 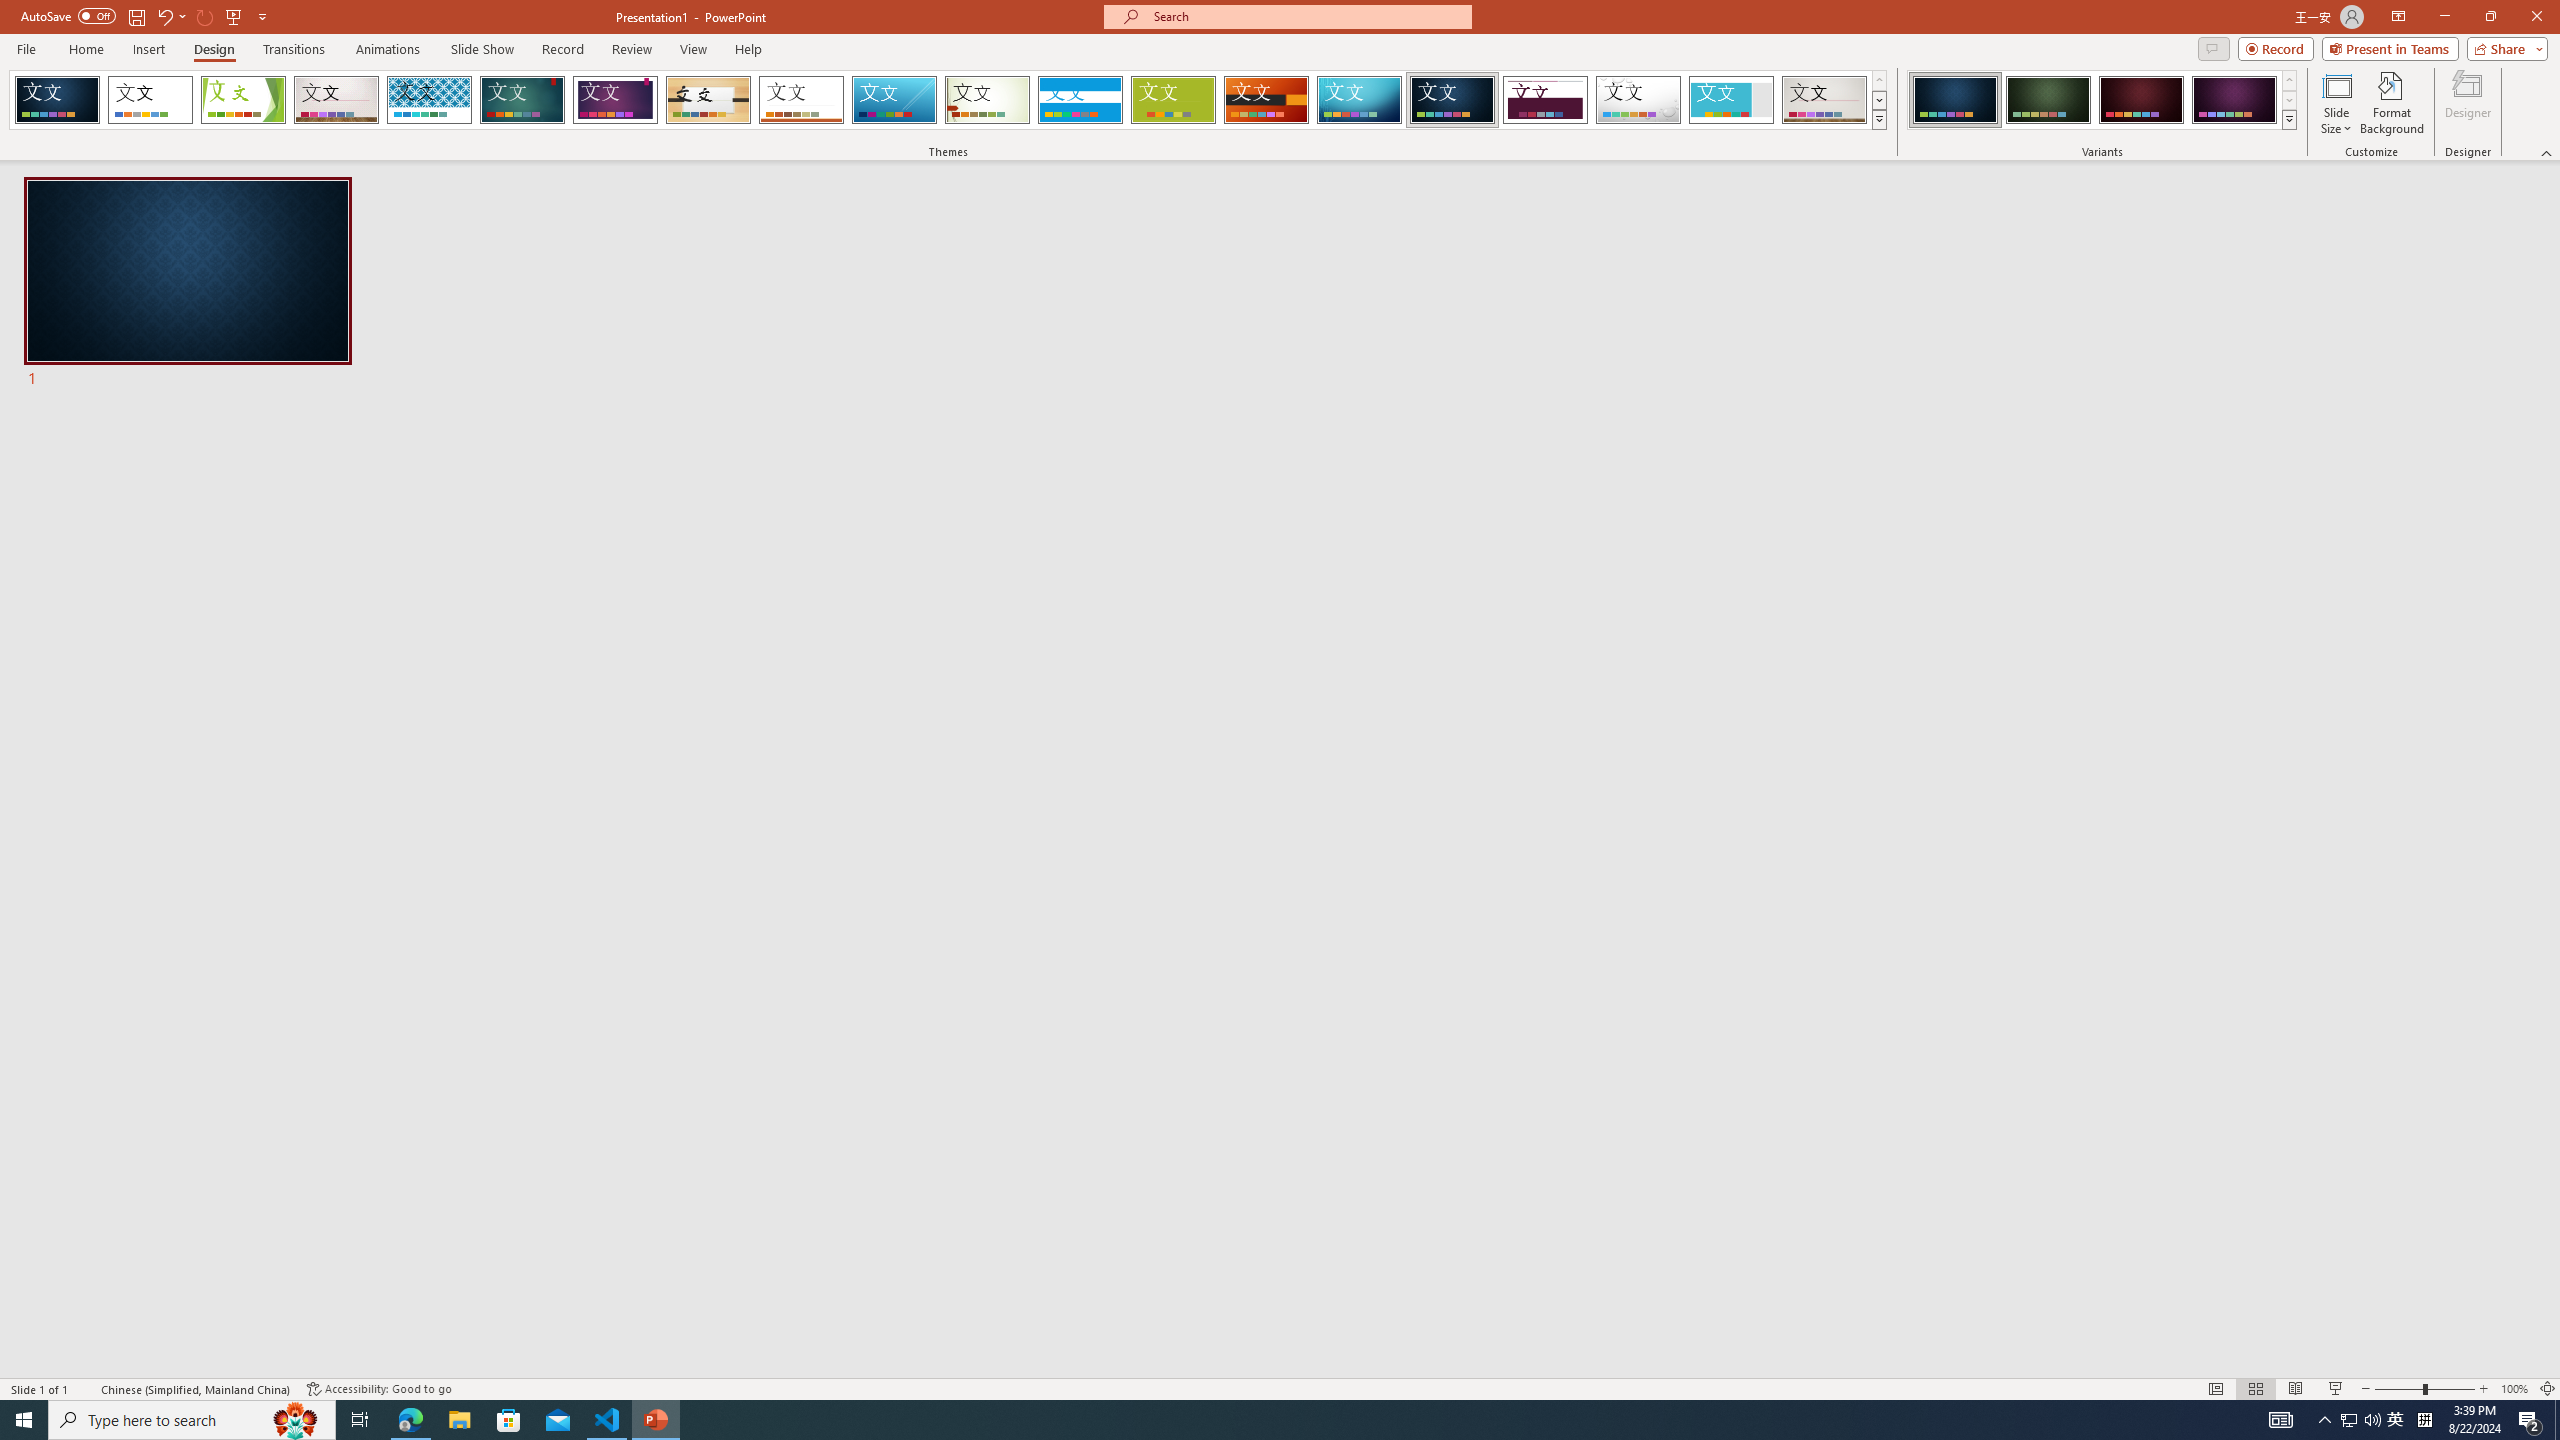 What do you see at coordinates (1545, 99) in the screenshot?
I see `'Dividend Loading Preview...'` at bounding box center [1545, 99].